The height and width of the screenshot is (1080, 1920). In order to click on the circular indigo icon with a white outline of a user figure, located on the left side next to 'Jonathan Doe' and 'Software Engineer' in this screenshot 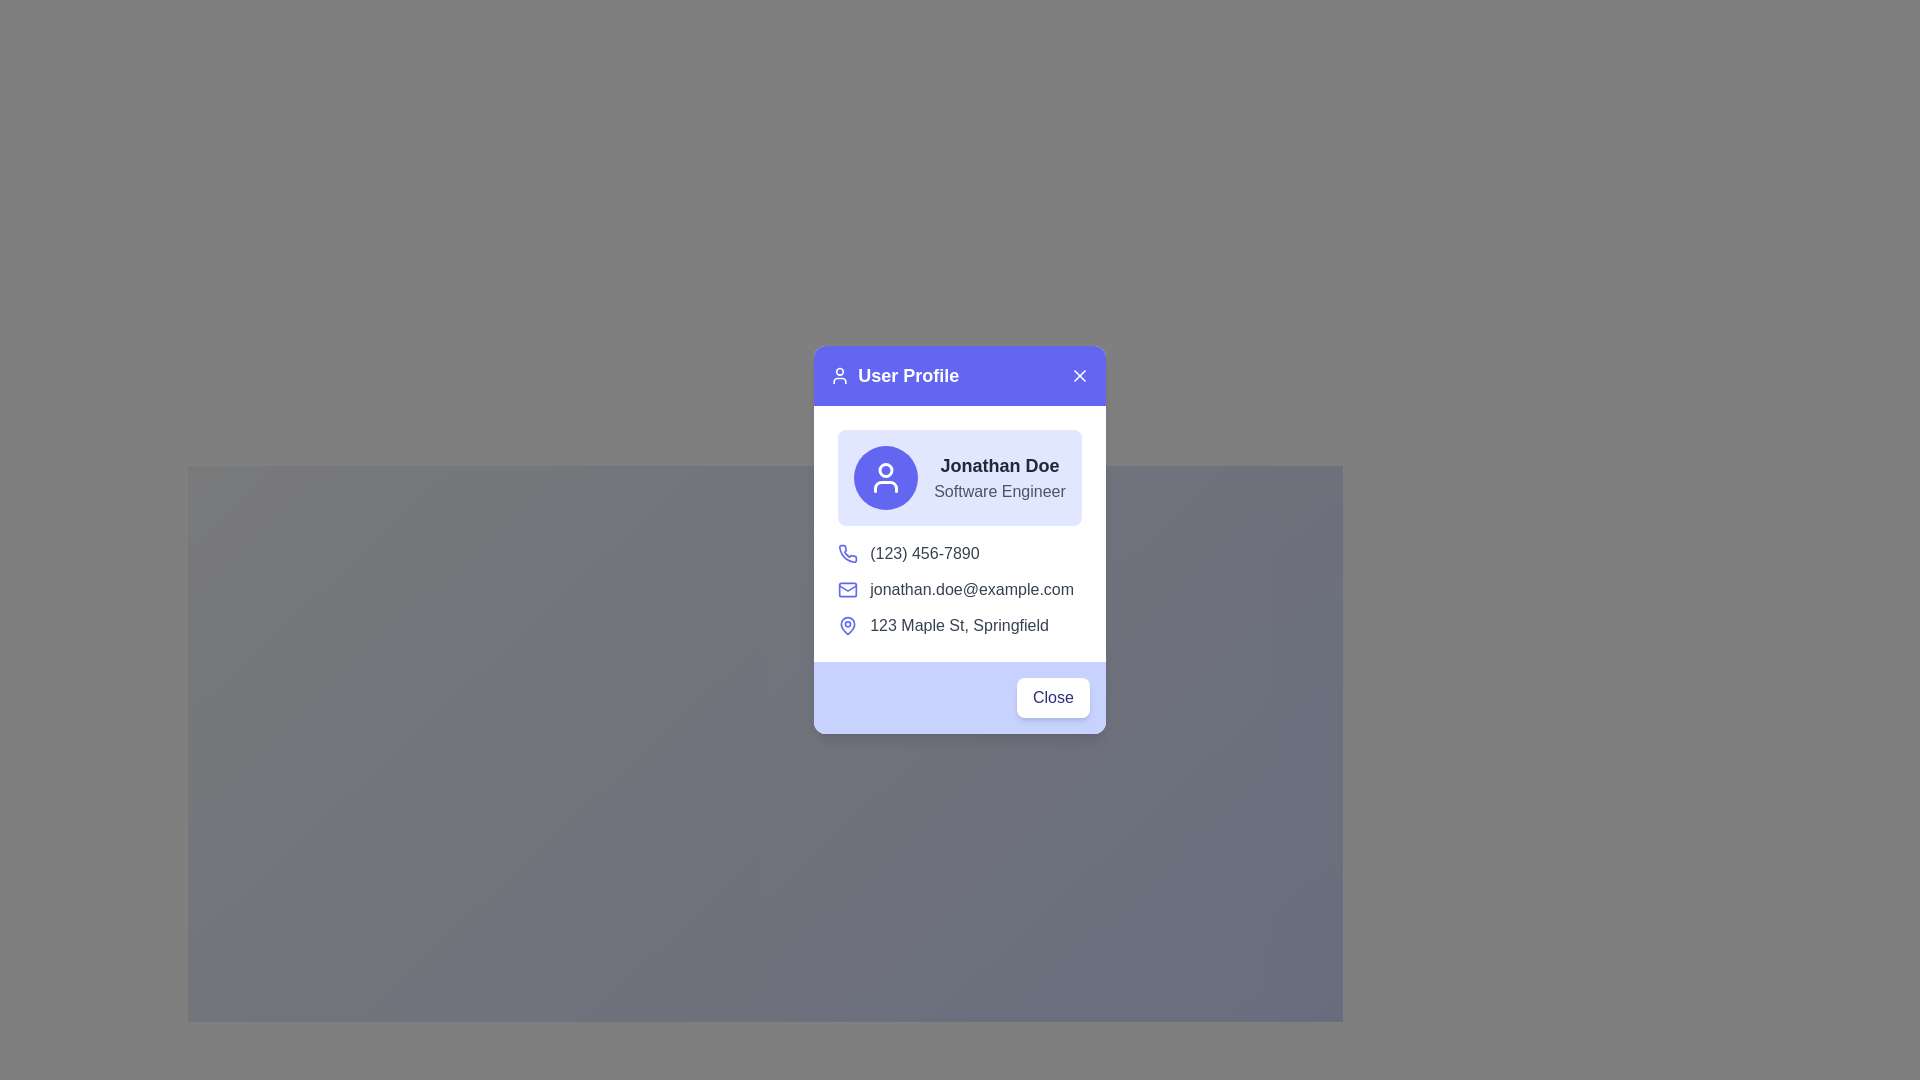, I will do `click(885, 478)`.